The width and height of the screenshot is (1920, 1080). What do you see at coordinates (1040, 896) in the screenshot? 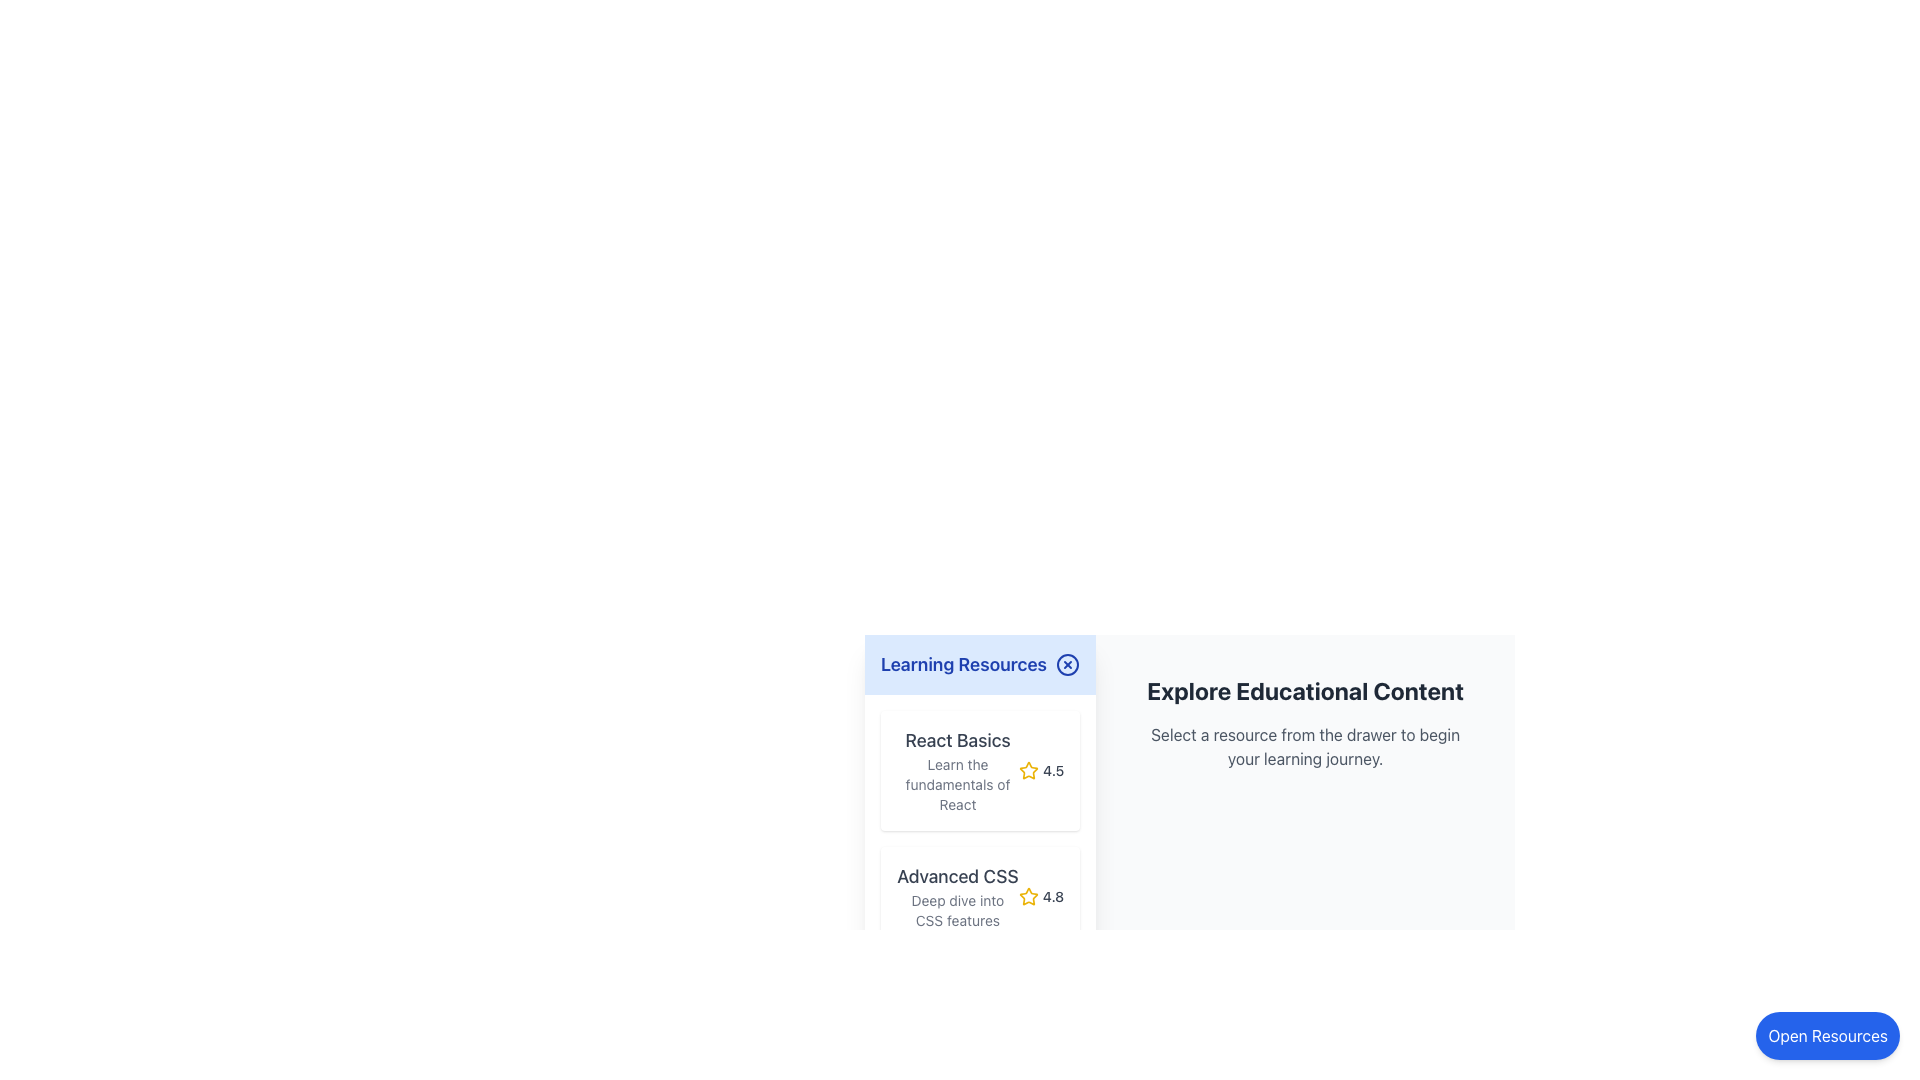
I see `the rating display indicating the average rating for the 'Advanced CSS' resource, located to the right of the 'Deep dive into CSS features' text in the 'Learning Resources' panel` at bounding box center [1040, 896].